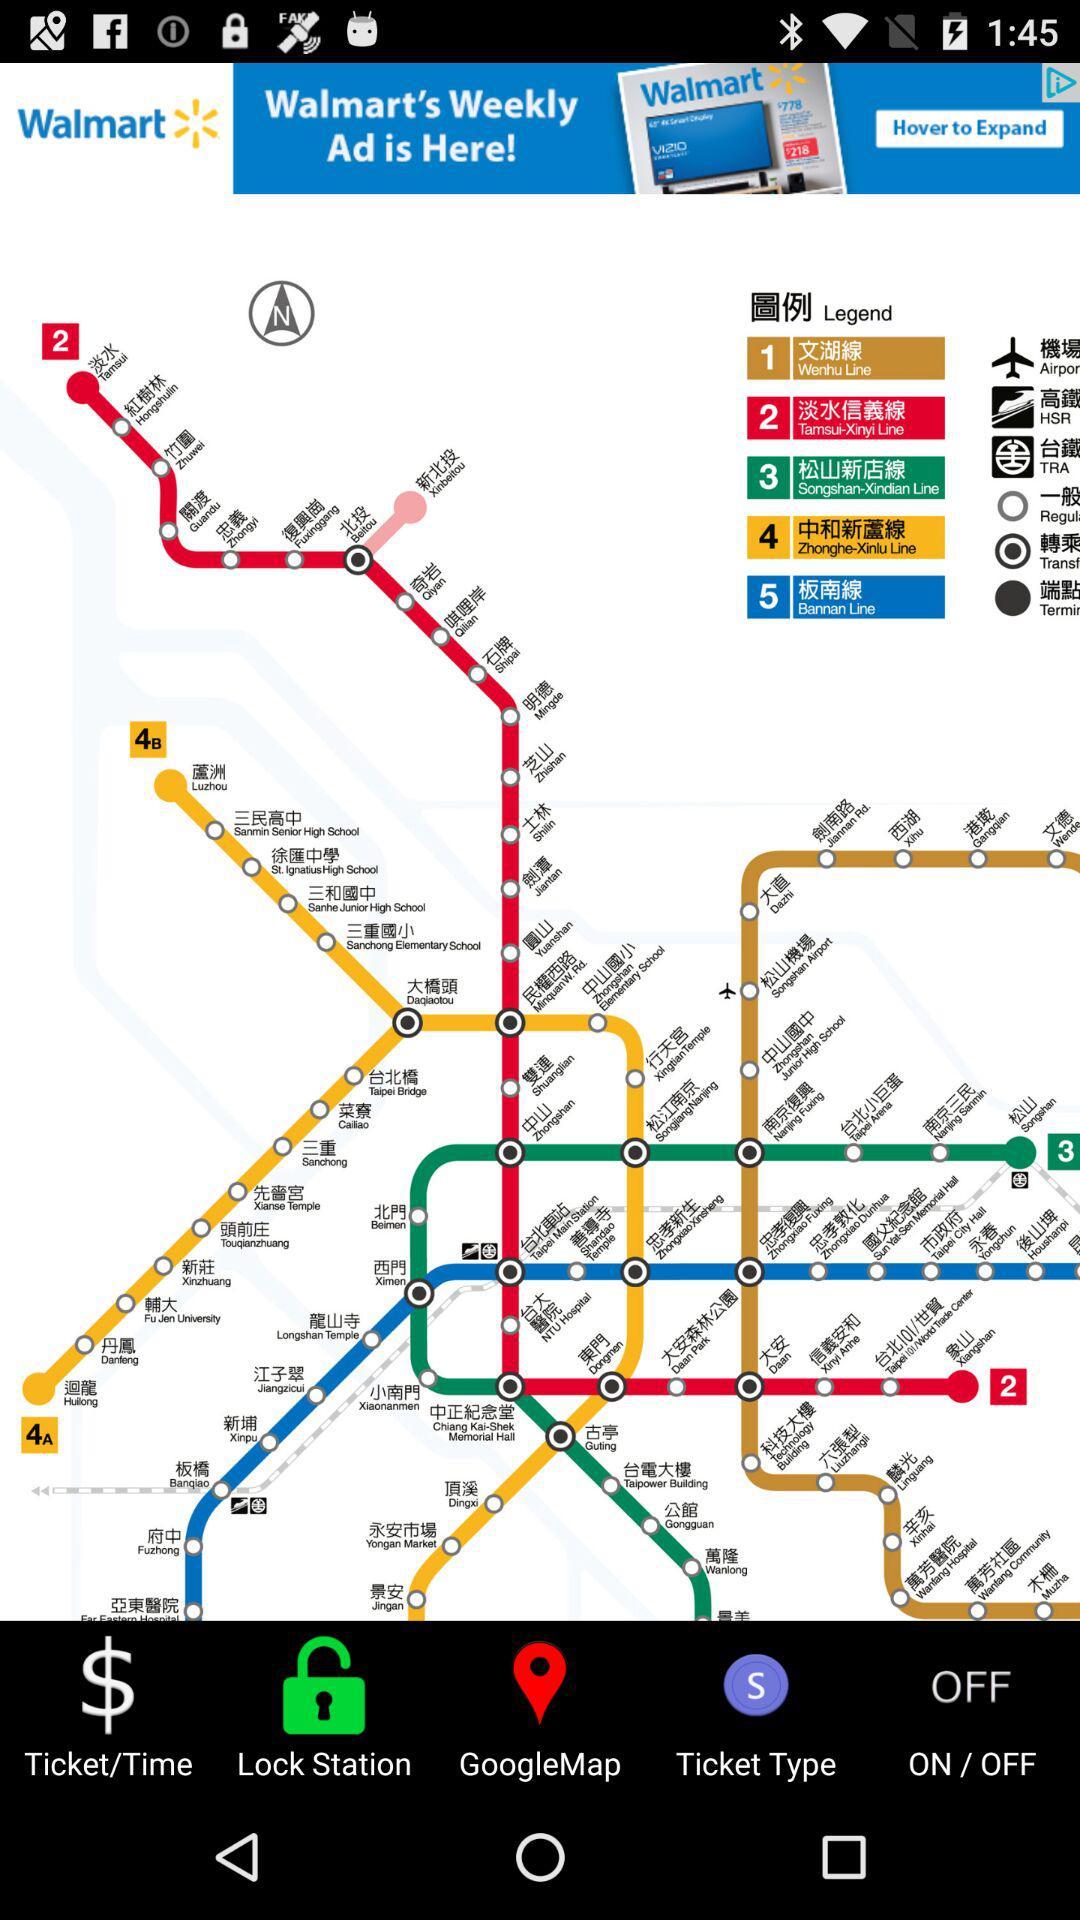  What do you see at coordinates (971, 1684) in the screenshot?
I see `off button` at bounding box center [971, 1684].